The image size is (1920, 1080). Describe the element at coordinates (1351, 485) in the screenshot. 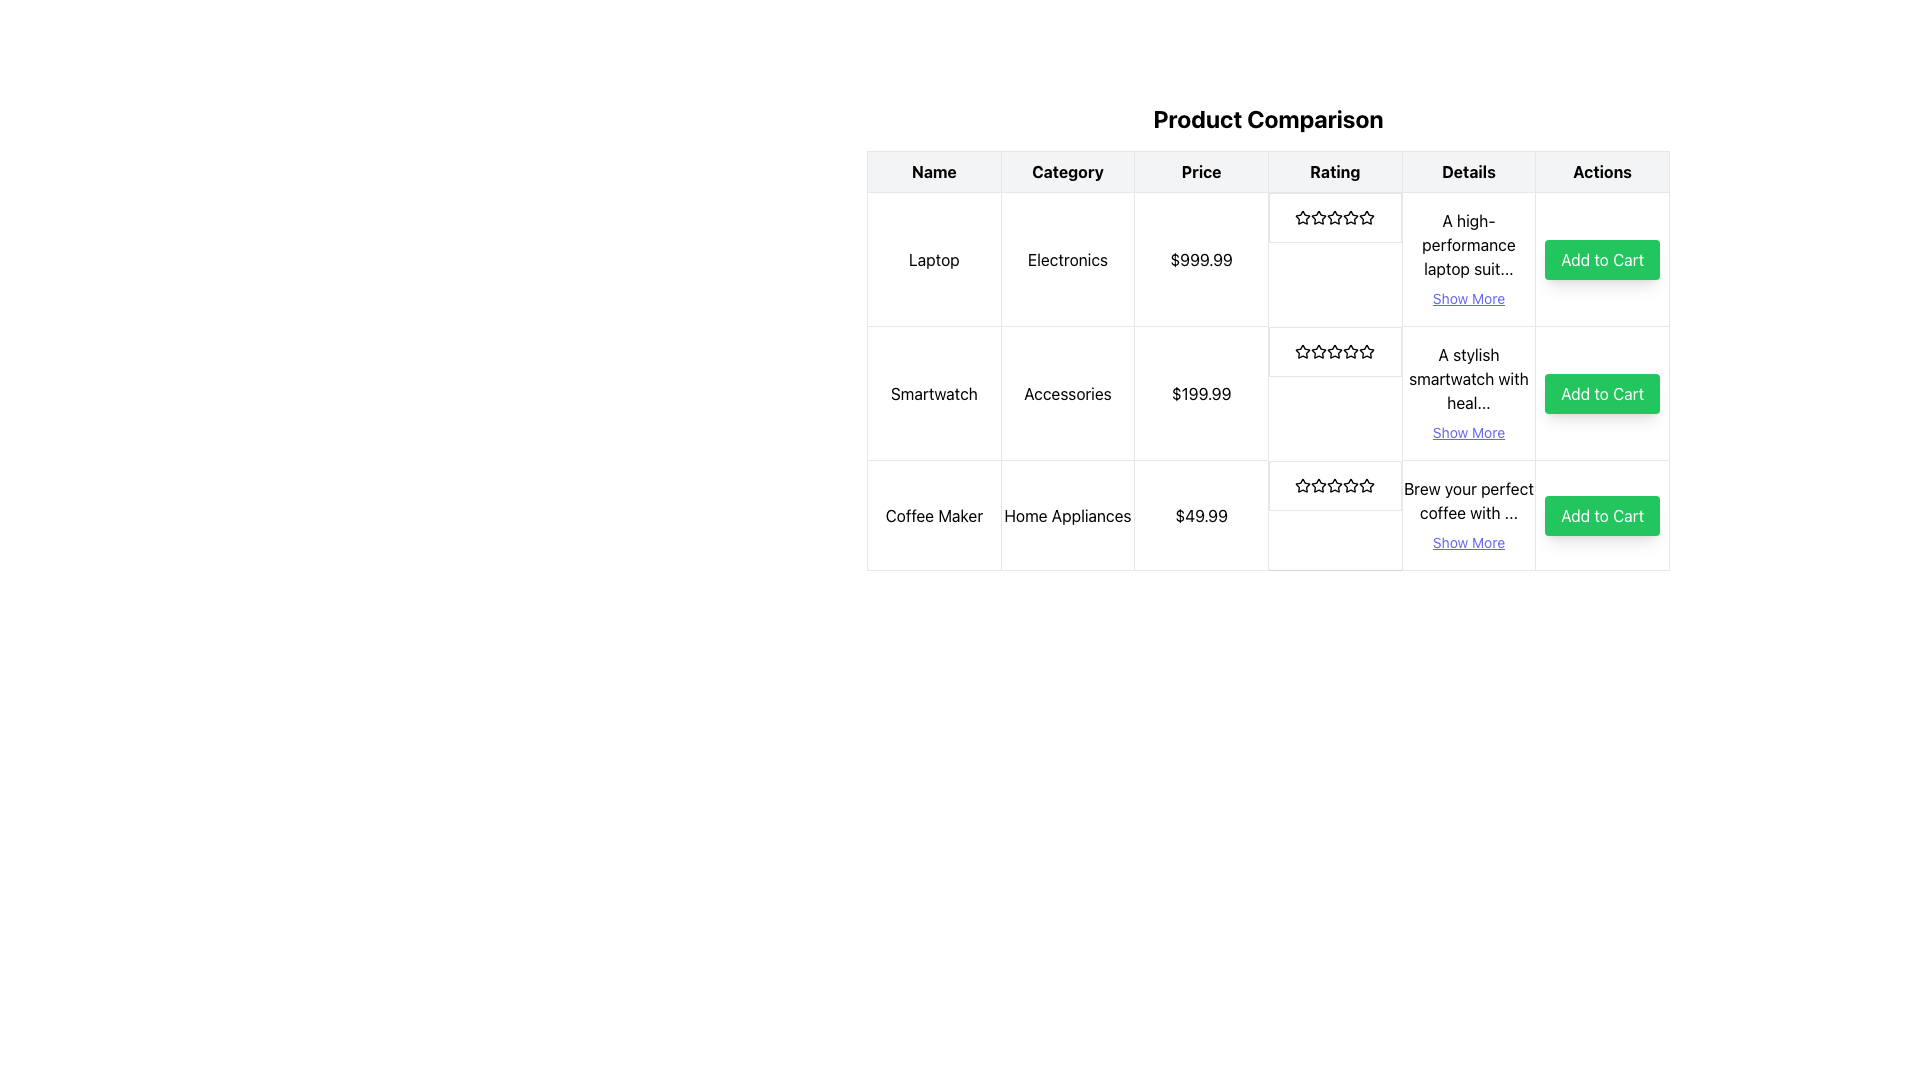

I see `the second star rating icon in the 'Coffee Maker' row under the 'Rating' column of the product comparison table` at that location.